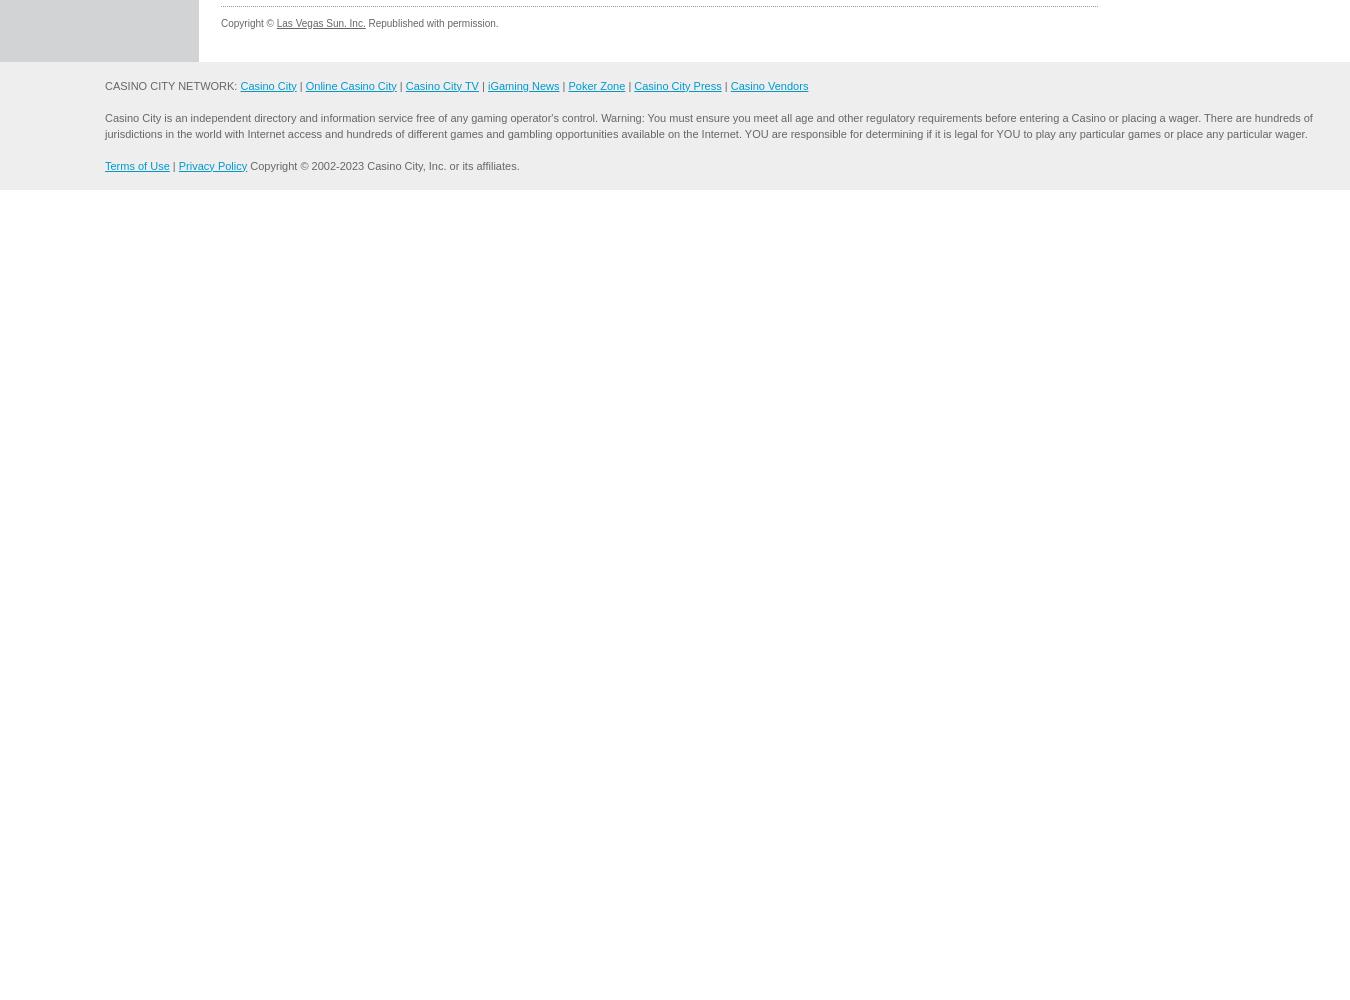  What do you see at coordinates (767, 84) in the screenshot?
I see `'Casino Vendors'` at bounding box center [767, 84].